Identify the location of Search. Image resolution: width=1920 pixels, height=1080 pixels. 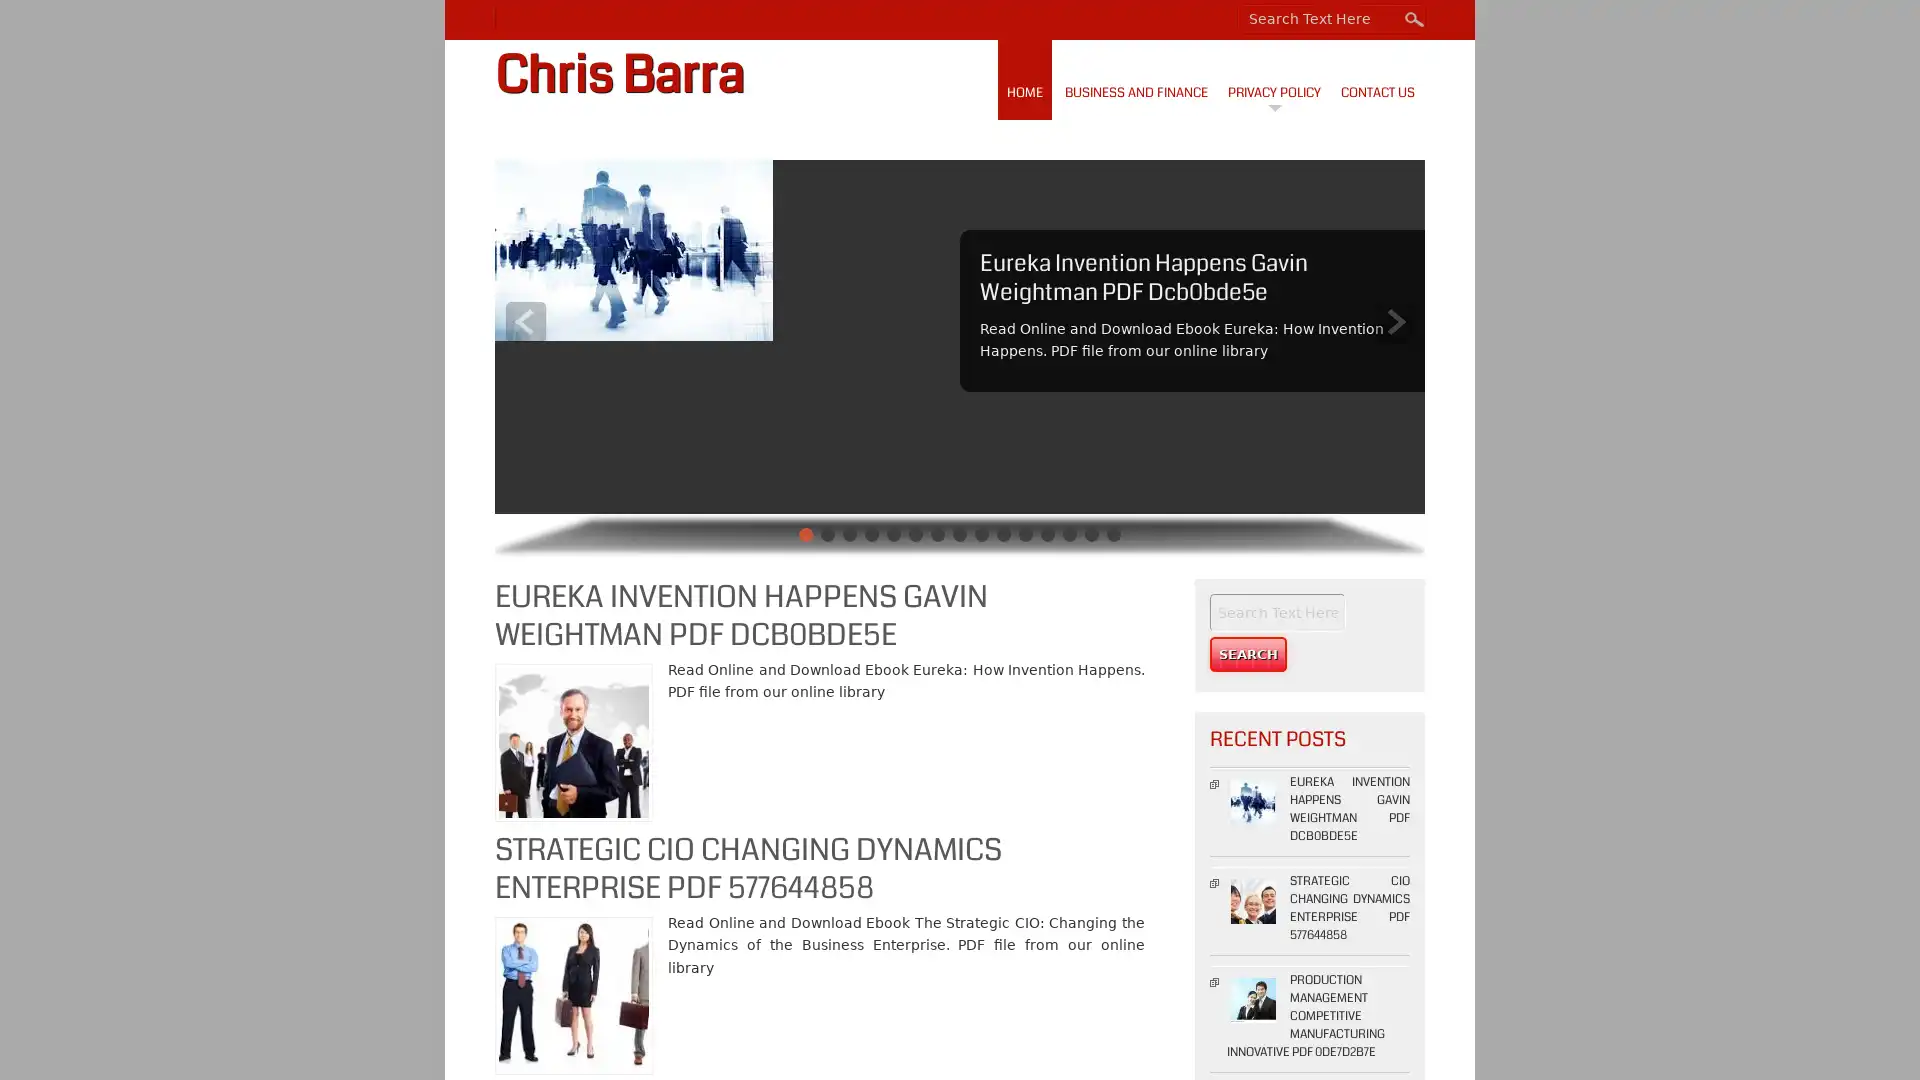
(1247, 654).